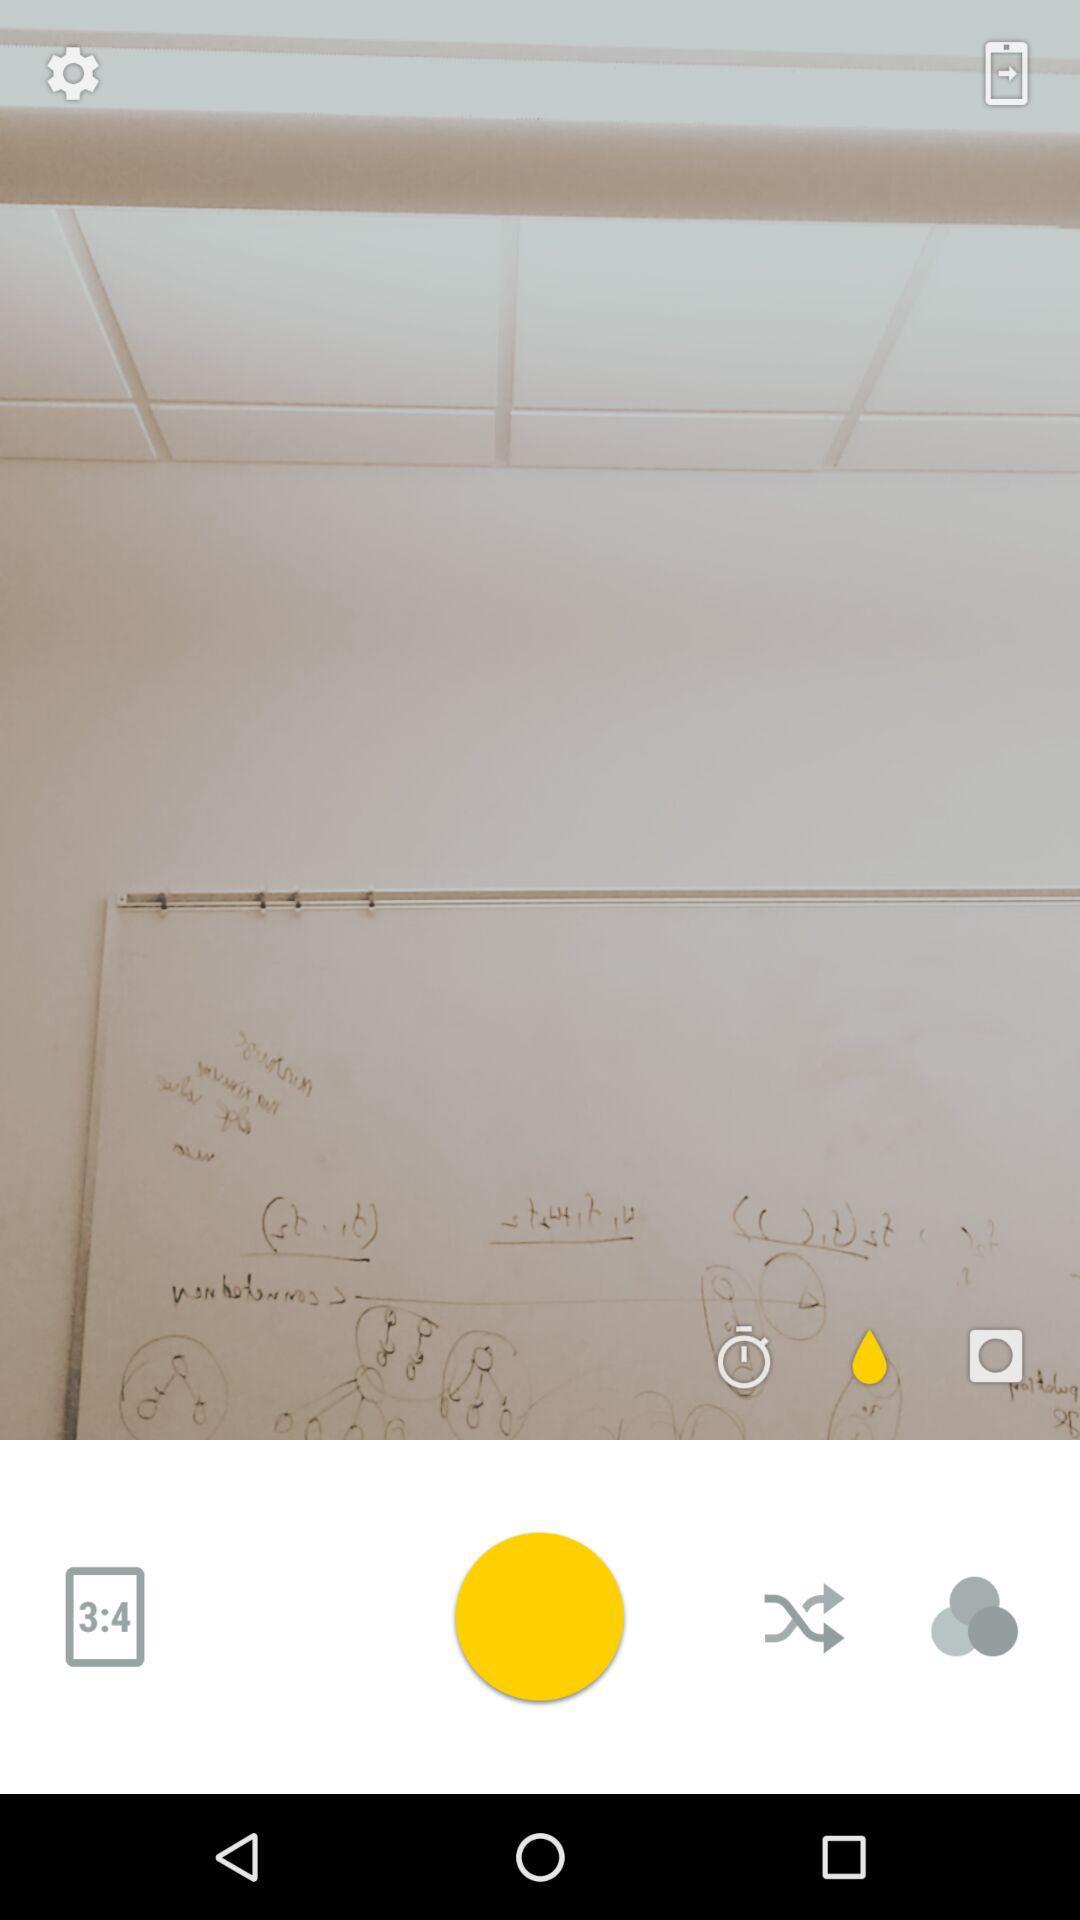 The height and width of the screenshot is (1920, 1080). I want to click on clock, so click(744, 1356).